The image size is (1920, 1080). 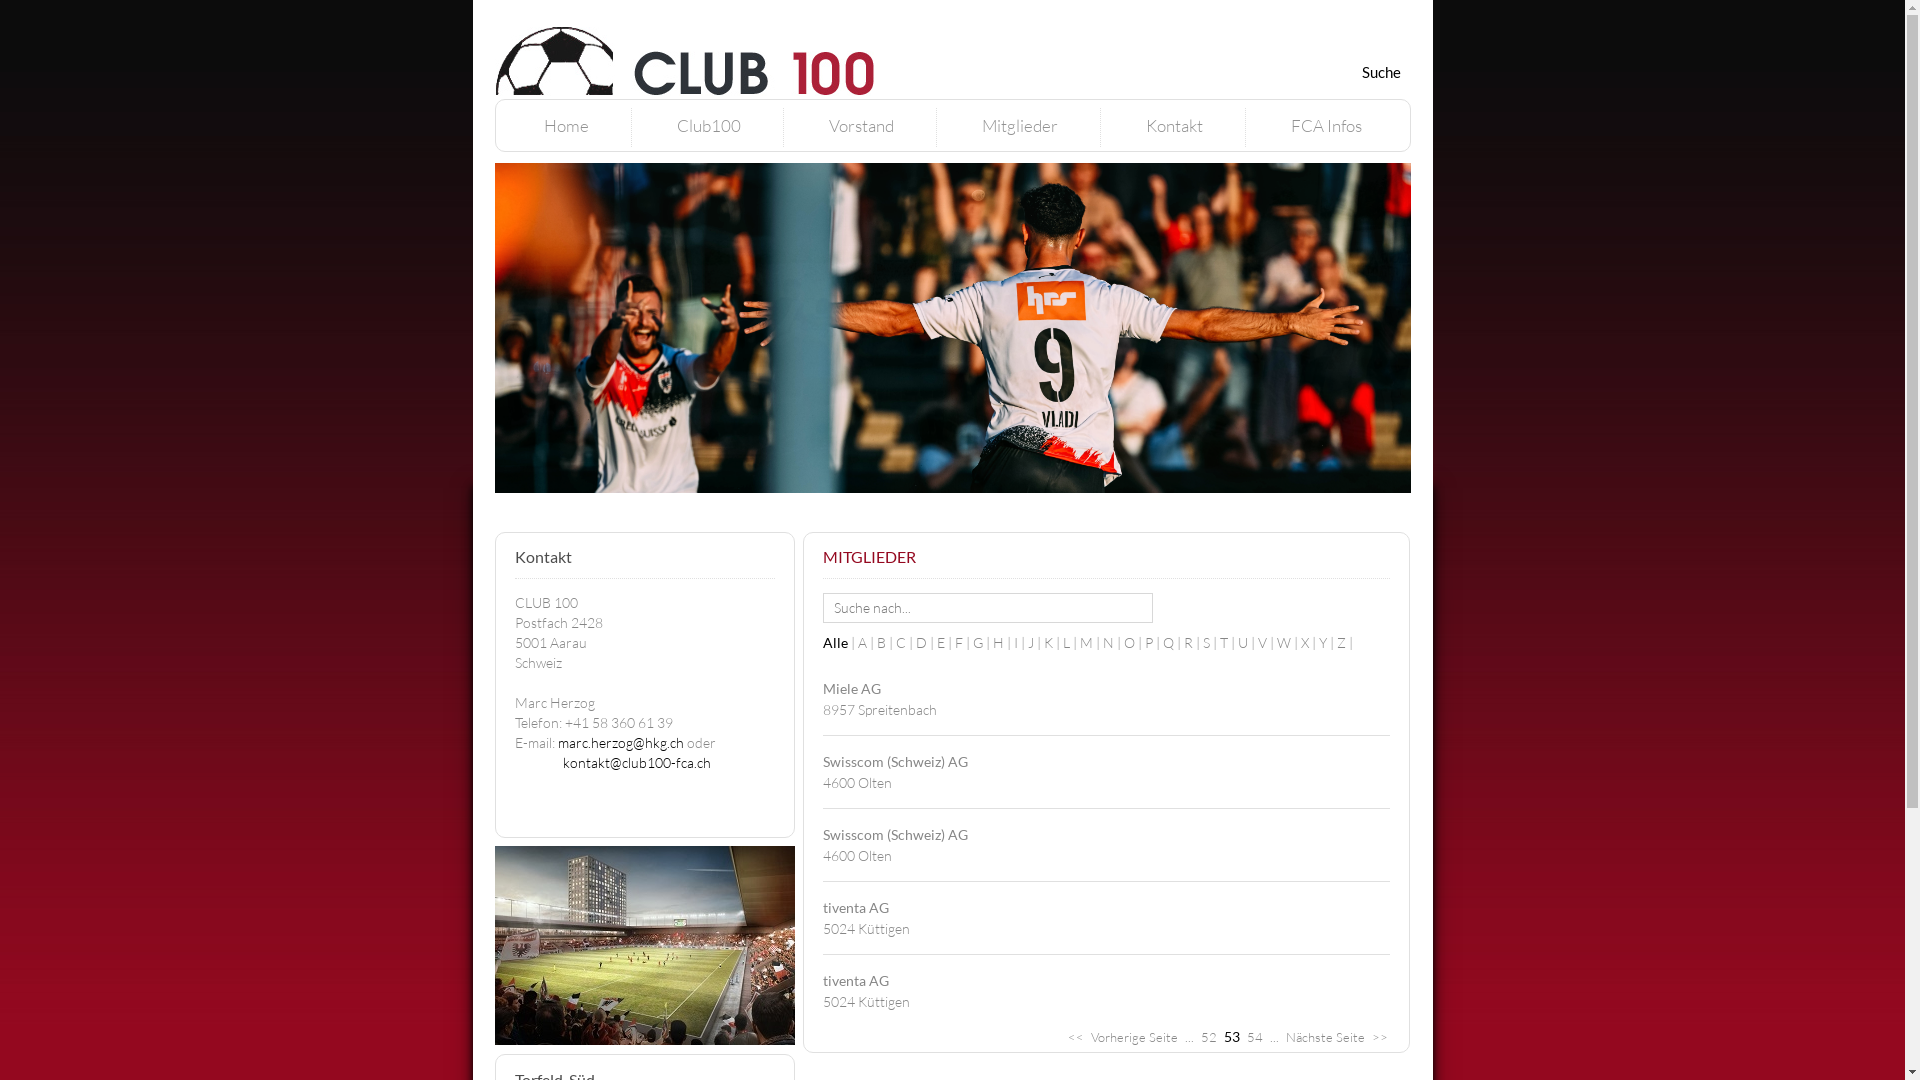 I want to click on 'tiventa AG', so click(x=854, y=907).